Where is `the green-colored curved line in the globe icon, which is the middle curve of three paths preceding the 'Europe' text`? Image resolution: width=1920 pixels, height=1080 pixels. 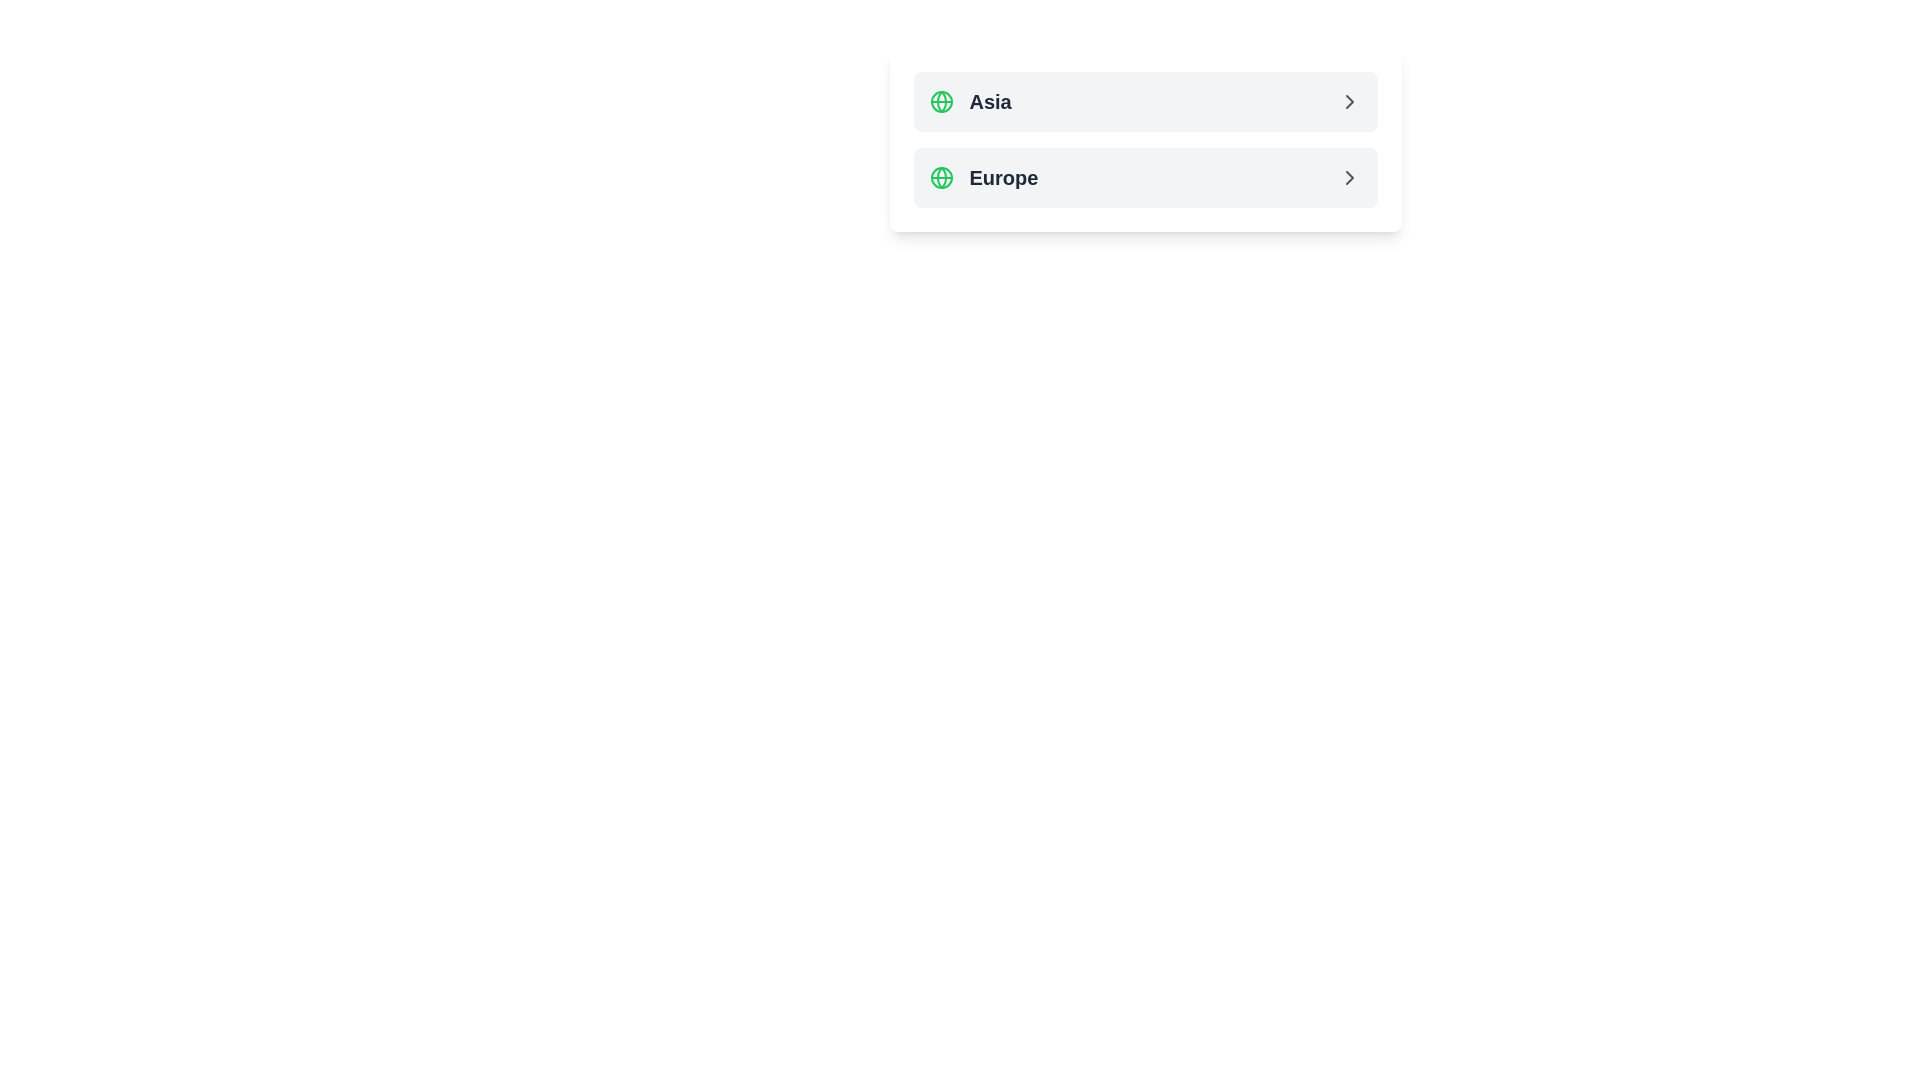
the green-colored curved line in the globe icon, which is the middle curve of three paths preceding the 'Europe' text is located at coordinates (940, 101).